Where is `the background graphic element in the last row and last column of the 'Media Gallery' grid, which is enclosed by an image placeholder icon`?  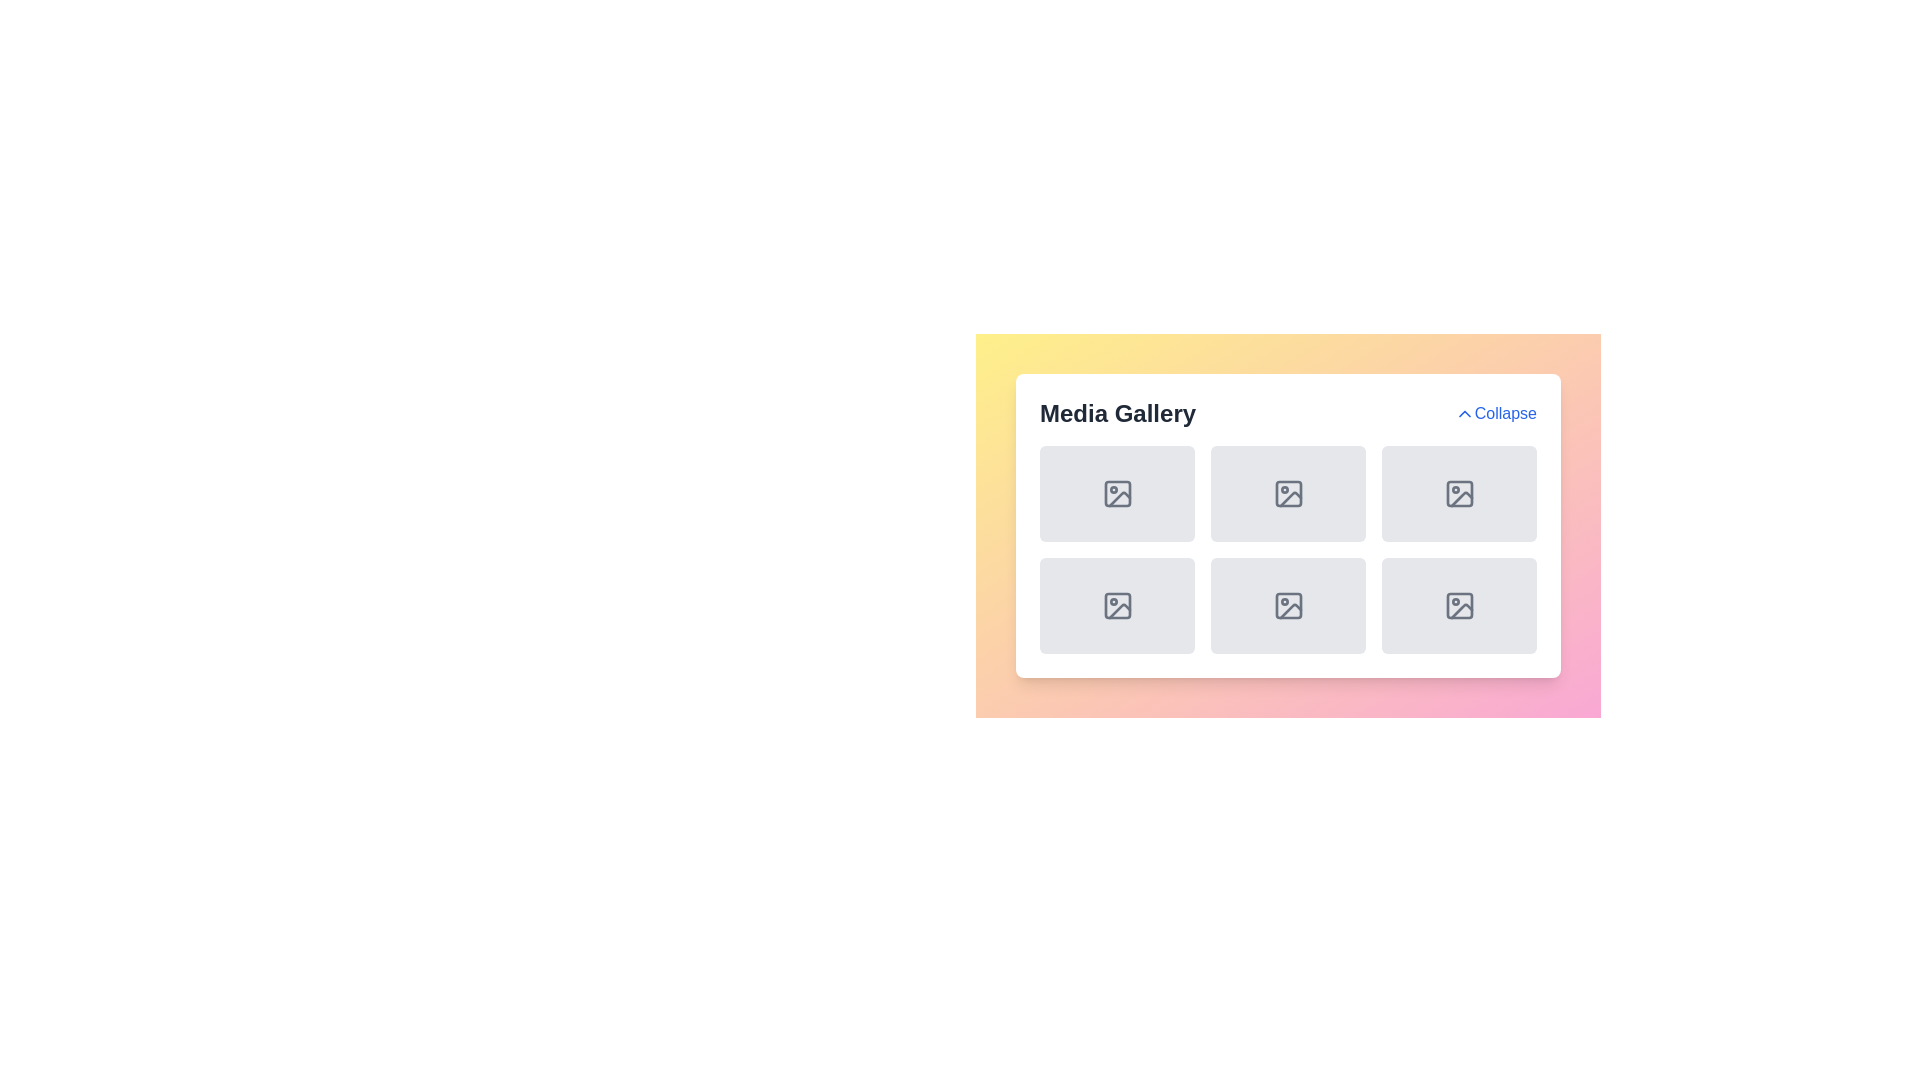 the background graphic element in the last row and last column of the 'Media Gallery' grid, which is enclosed by an image placeholder icon is located at coordinates (1459, 604).